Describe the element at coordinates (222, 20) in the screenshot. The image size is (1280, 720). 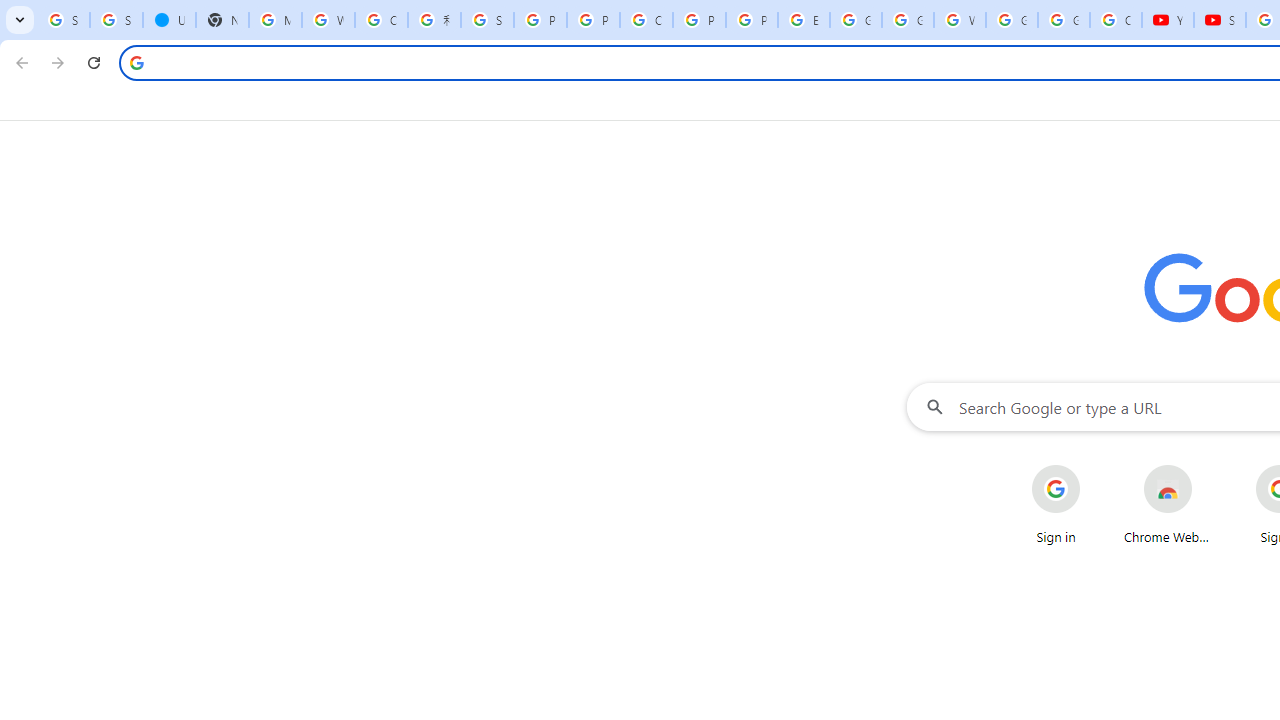
I see `'New Tab'` at that location.